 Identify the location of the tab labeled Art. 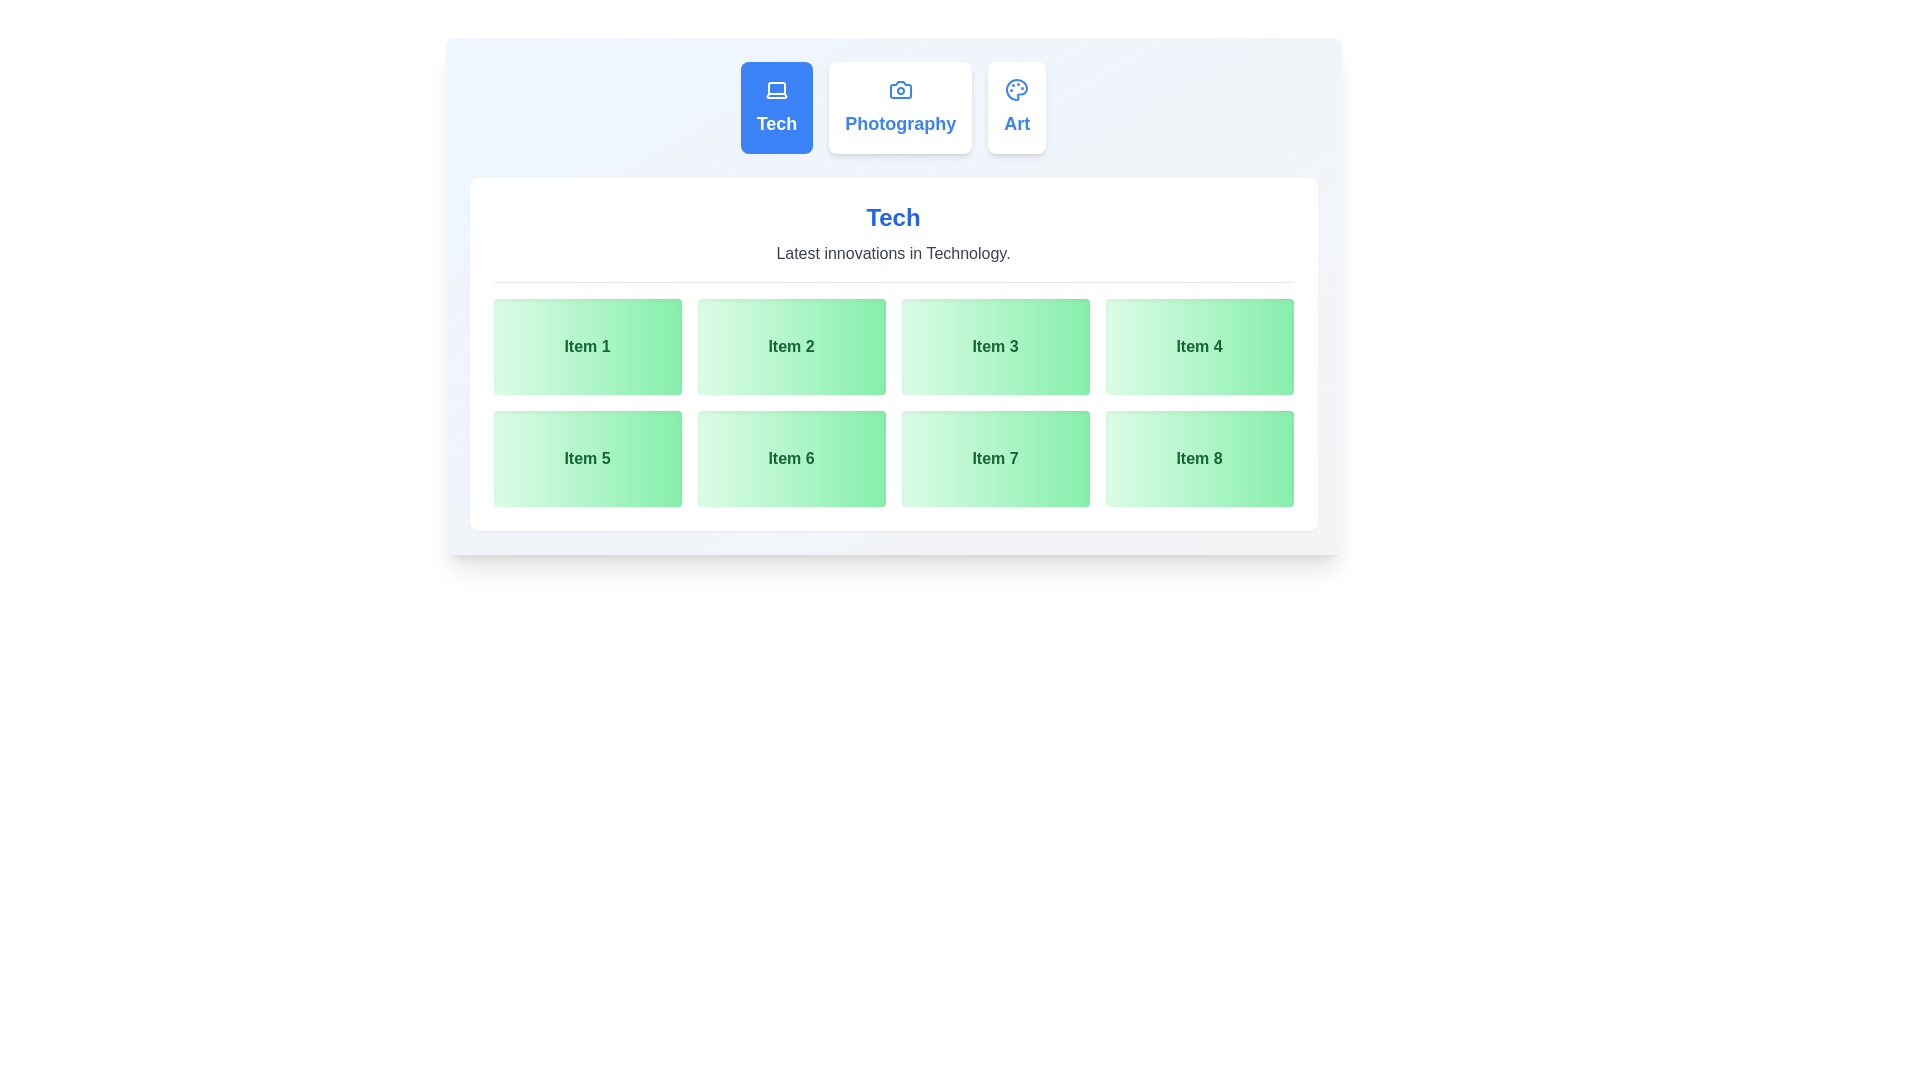
(1017, 108).